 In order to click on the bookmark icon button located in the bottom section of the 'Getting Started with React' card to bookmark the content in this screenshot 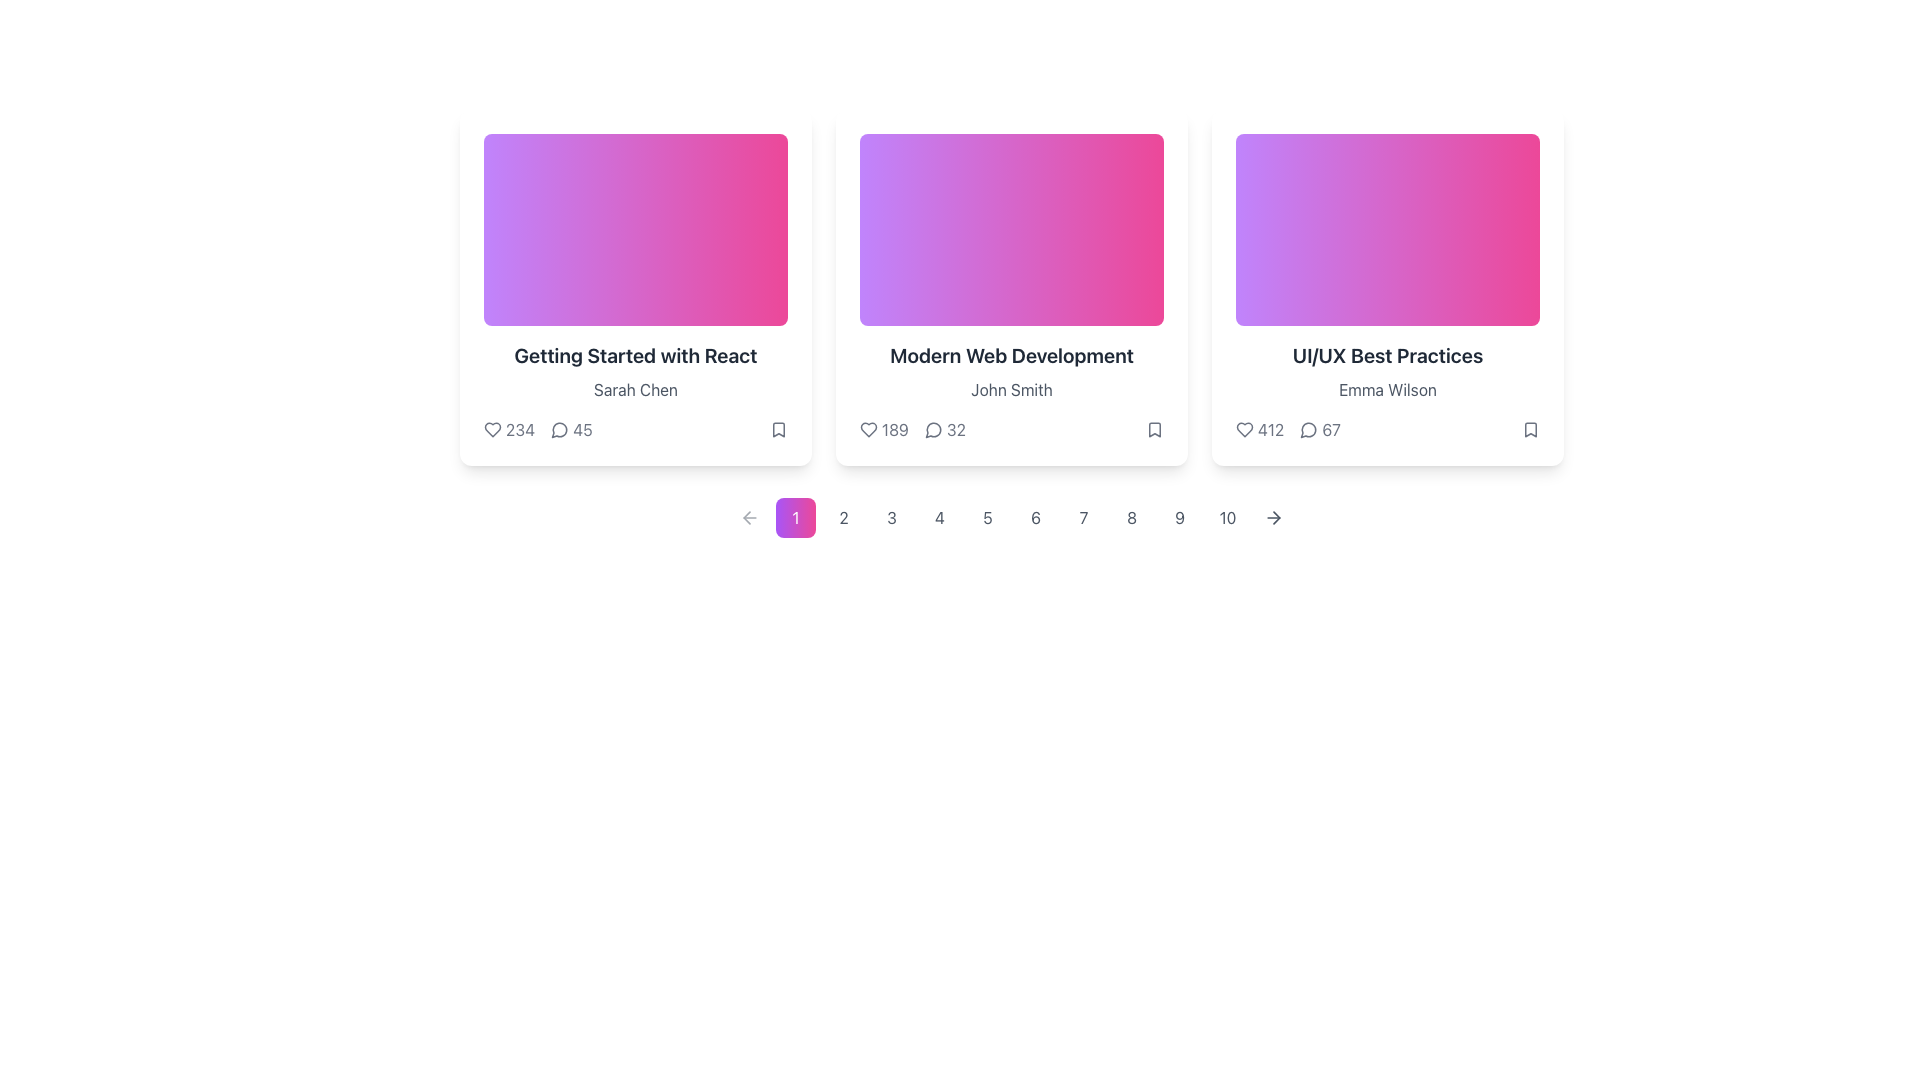, I will do `click(777, 428)`.